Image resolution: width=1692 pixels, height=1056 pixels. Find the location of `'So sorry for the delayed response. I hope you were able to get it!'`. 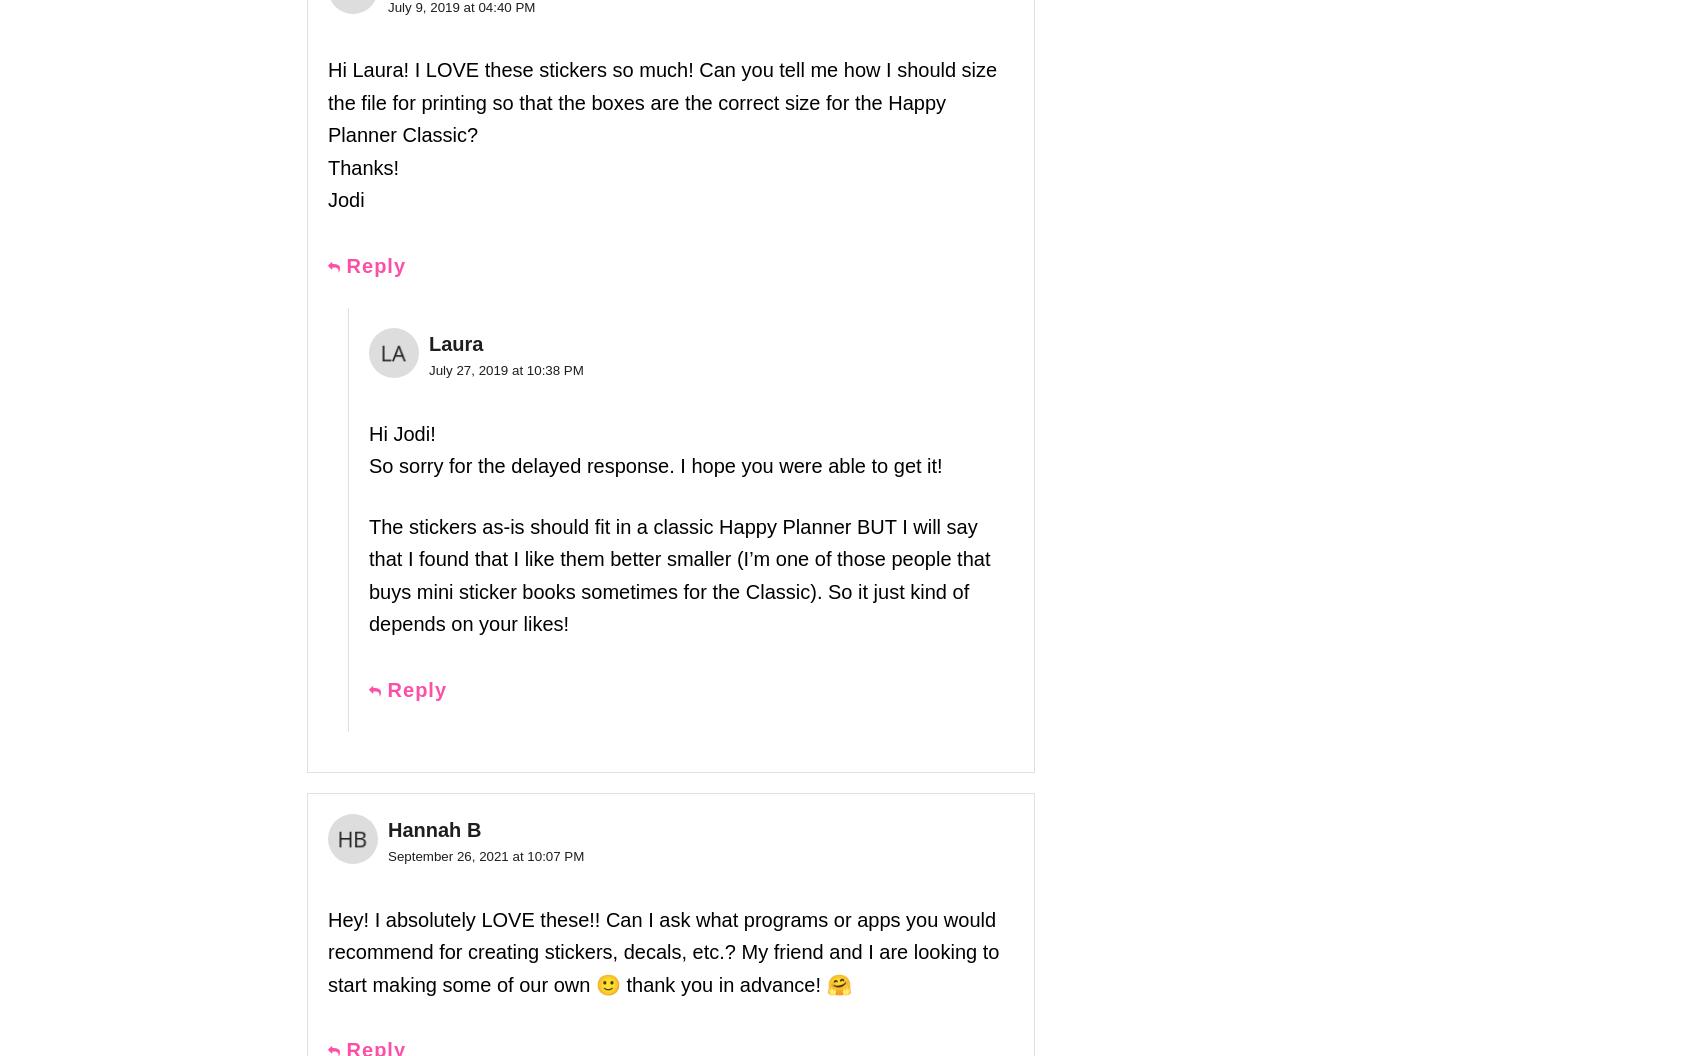

'So sorry for the delayed response. I hope you were able to get it!' is located at coordinates (655, 465).